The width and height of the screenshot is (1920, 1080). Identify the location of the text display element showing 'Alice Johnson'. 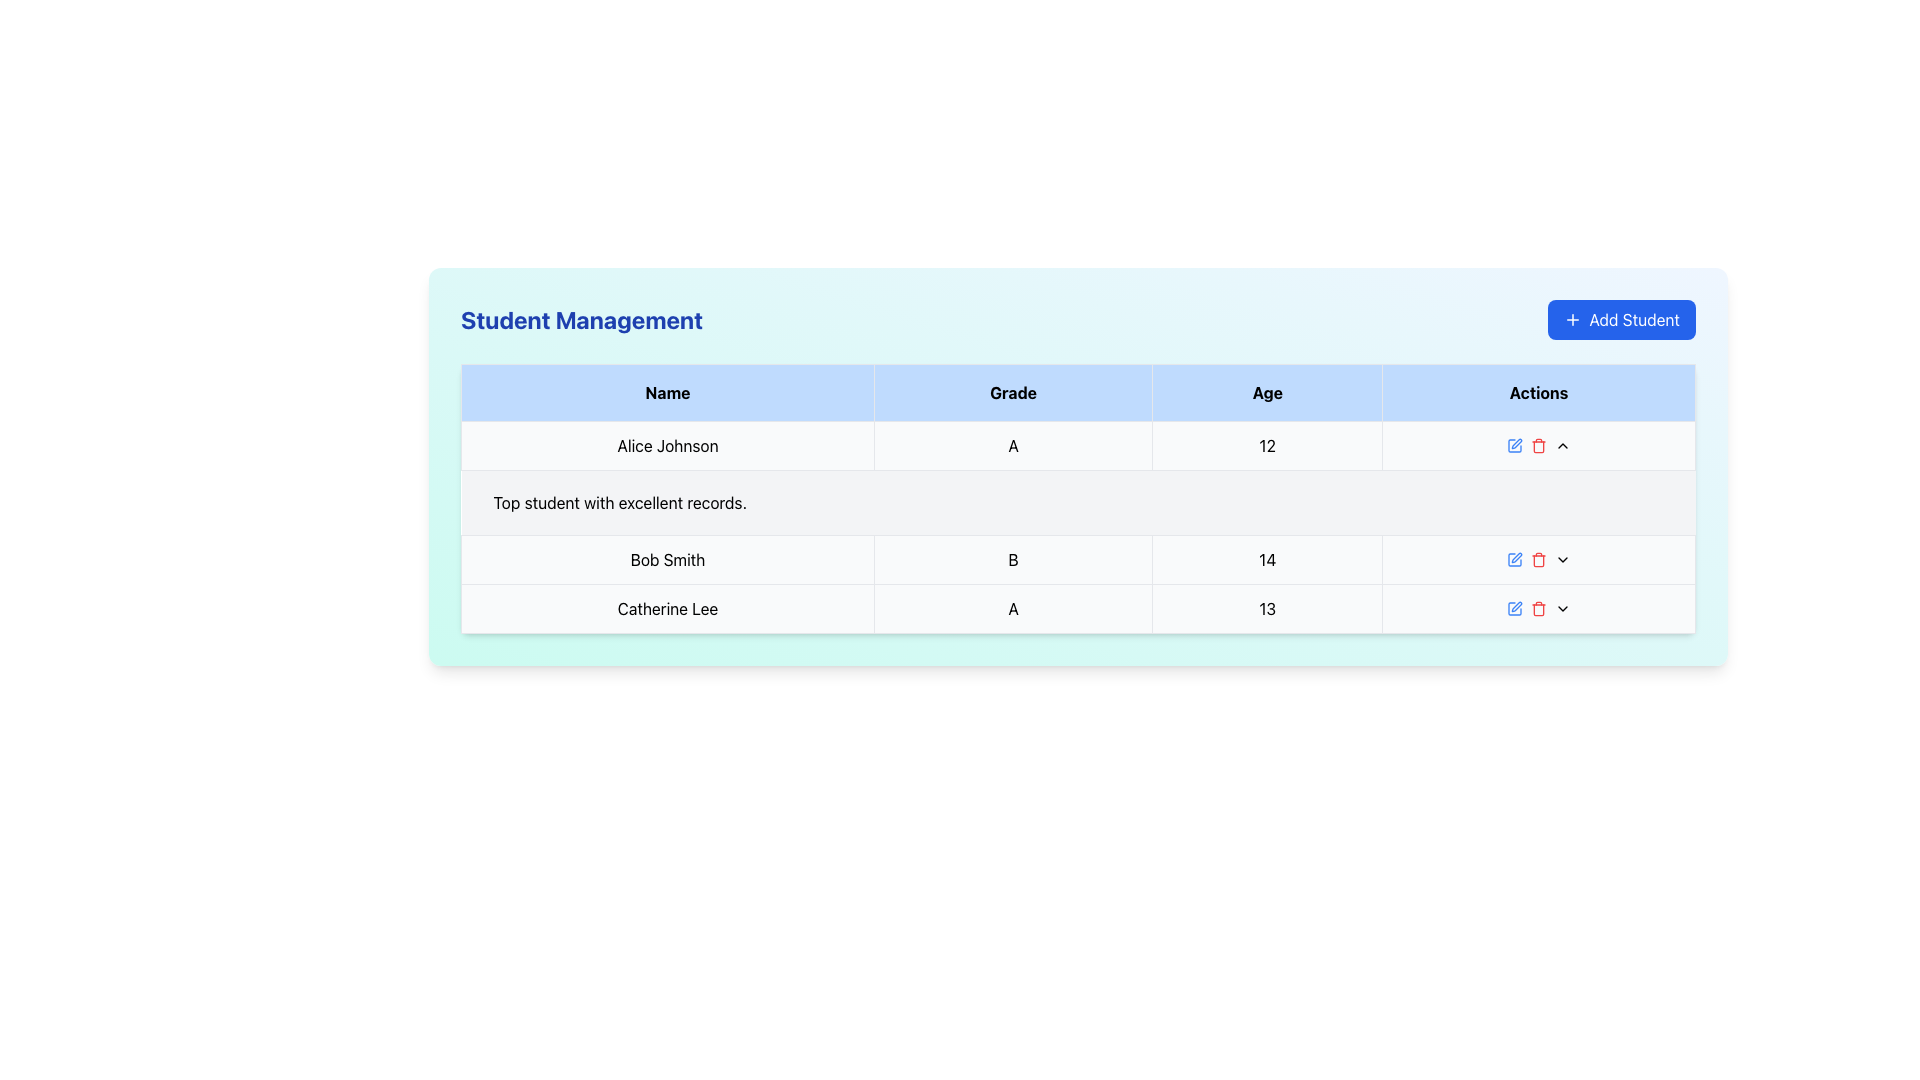
(667, 445).